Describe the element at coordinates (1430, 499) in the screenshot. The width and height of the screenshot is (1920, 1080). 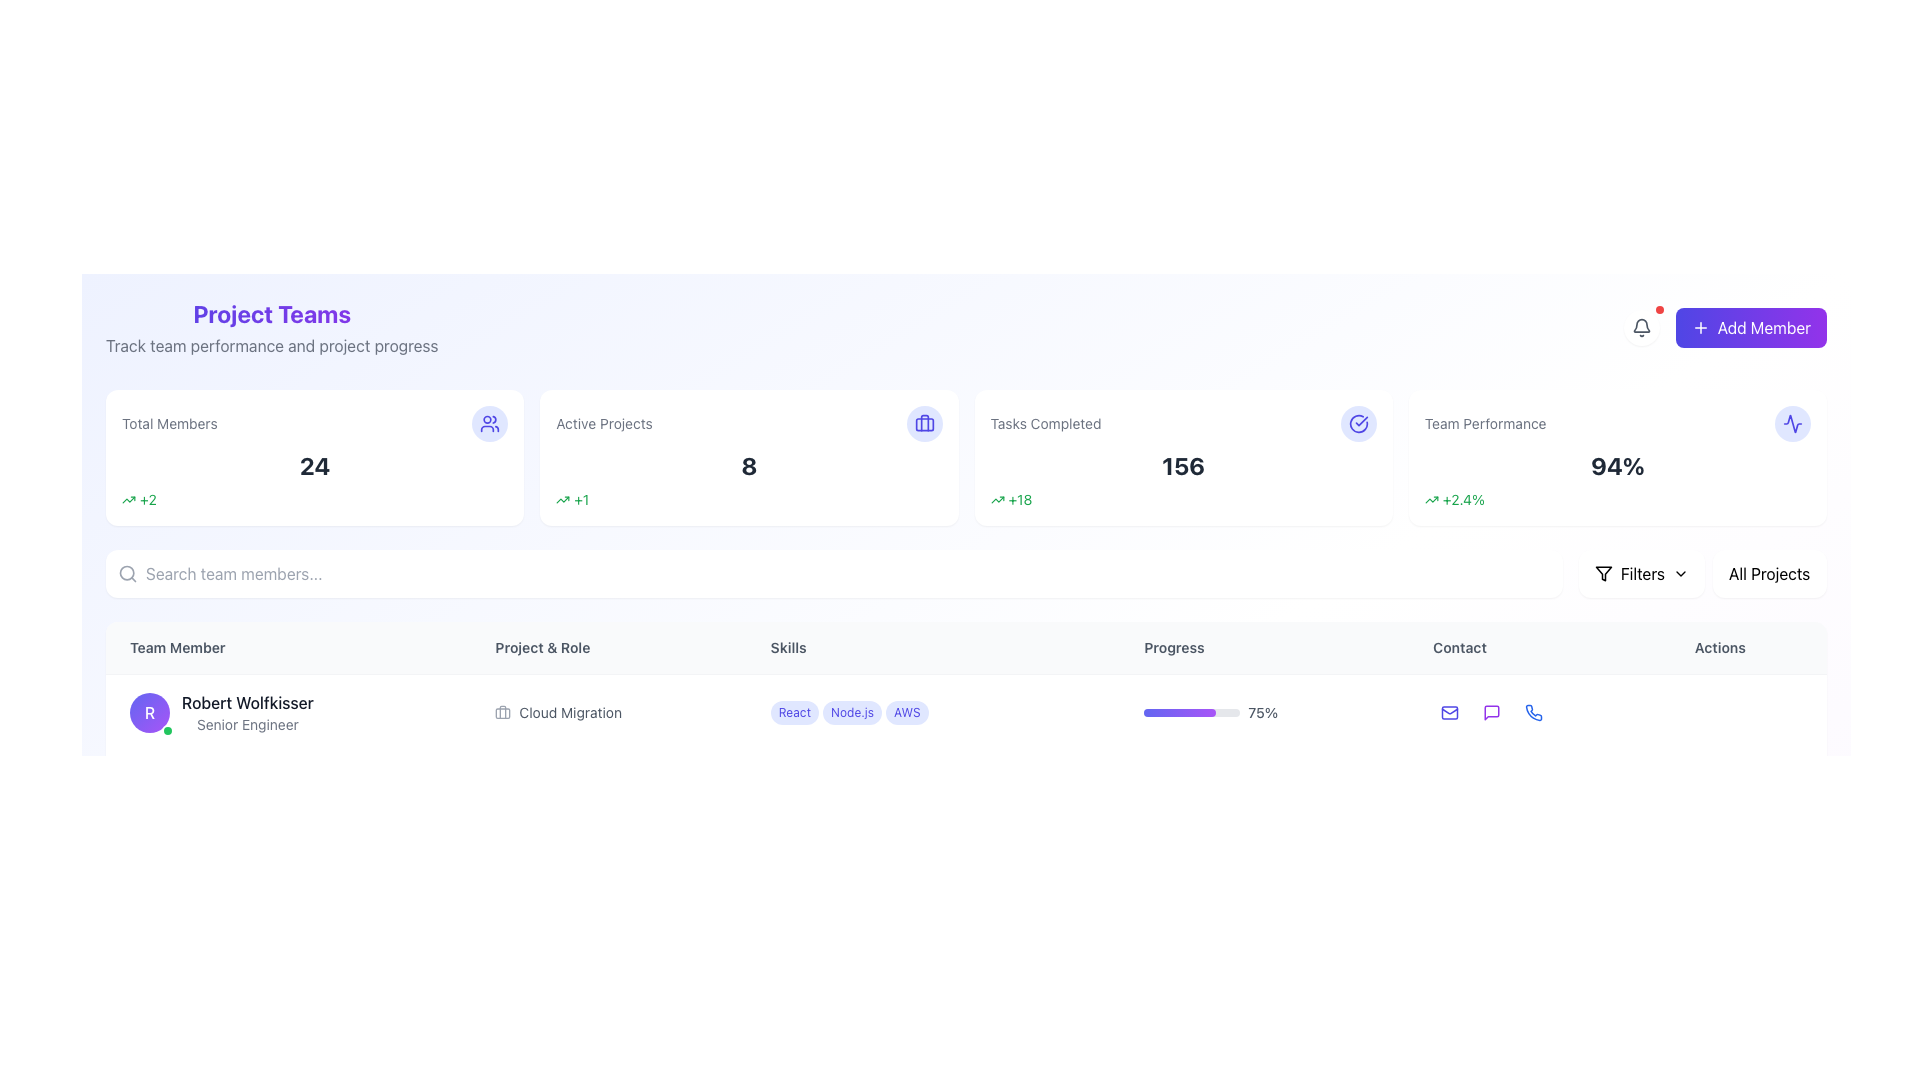
I see `the performance trend icon located in the 'Team Performance' section of the dashboard, which is positioned to the left of the '+2.4%' text` at that location.